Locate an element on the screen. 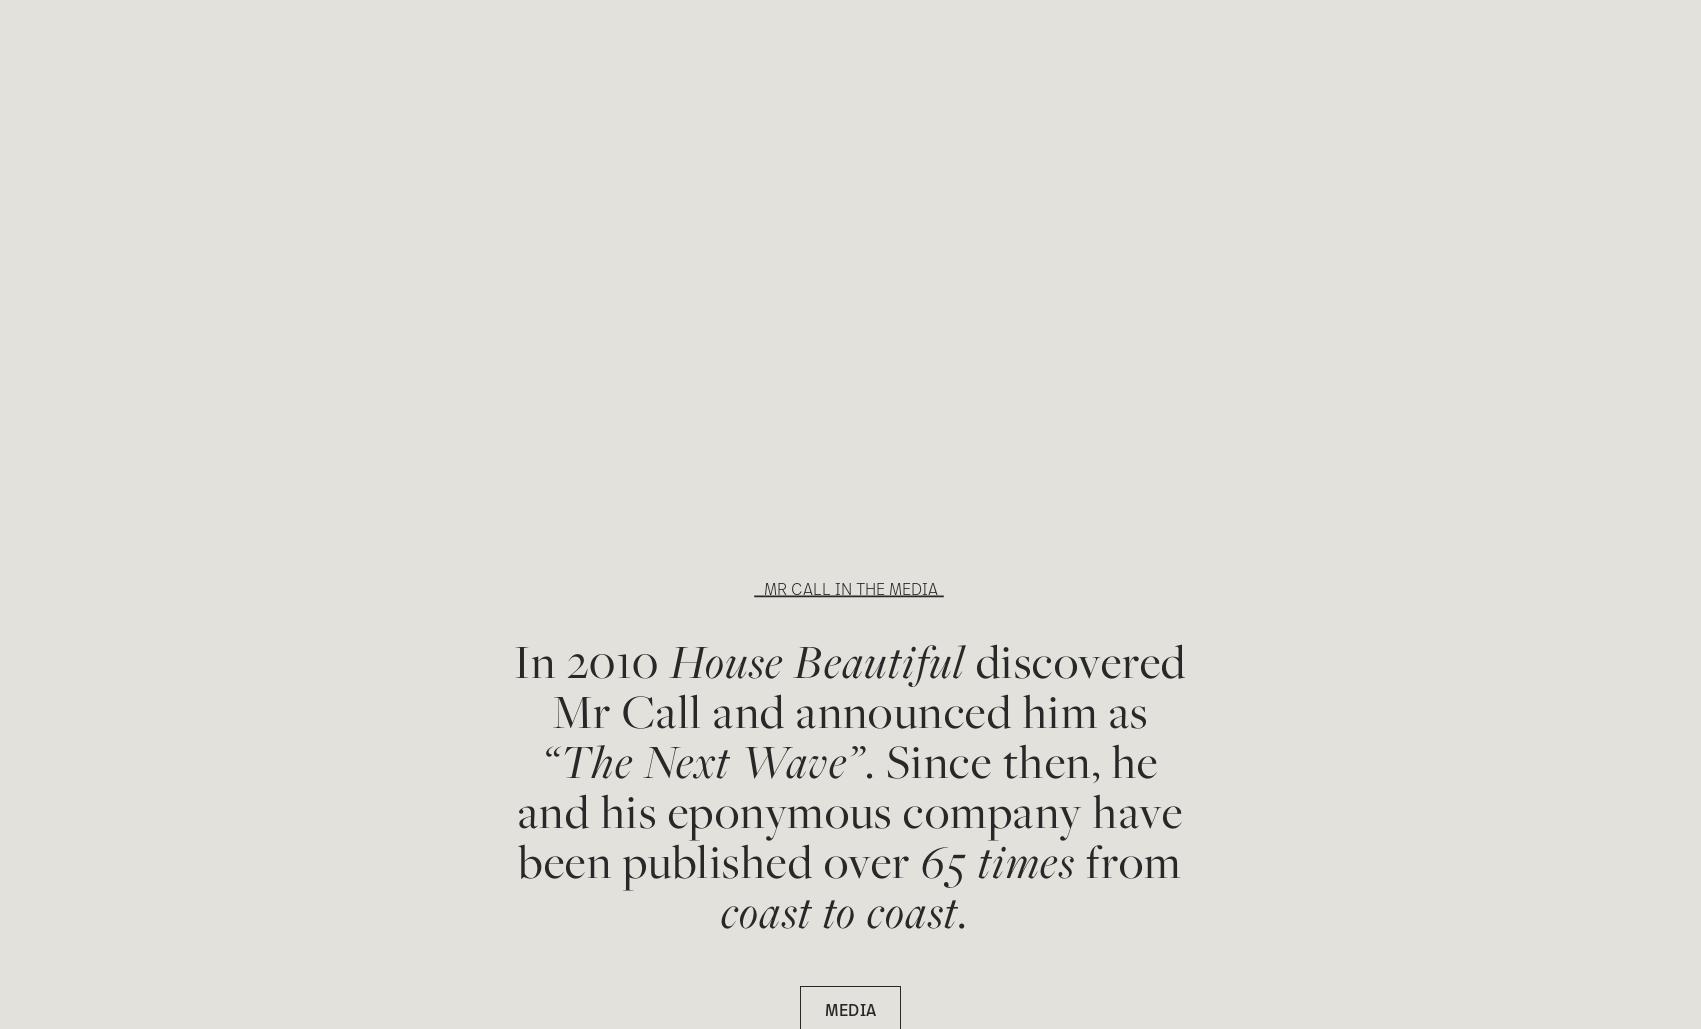 The height and width of the screenshot is (1029, 1701). 'discovered Mr Call and announced him as' is located at coordinates (551, 684).